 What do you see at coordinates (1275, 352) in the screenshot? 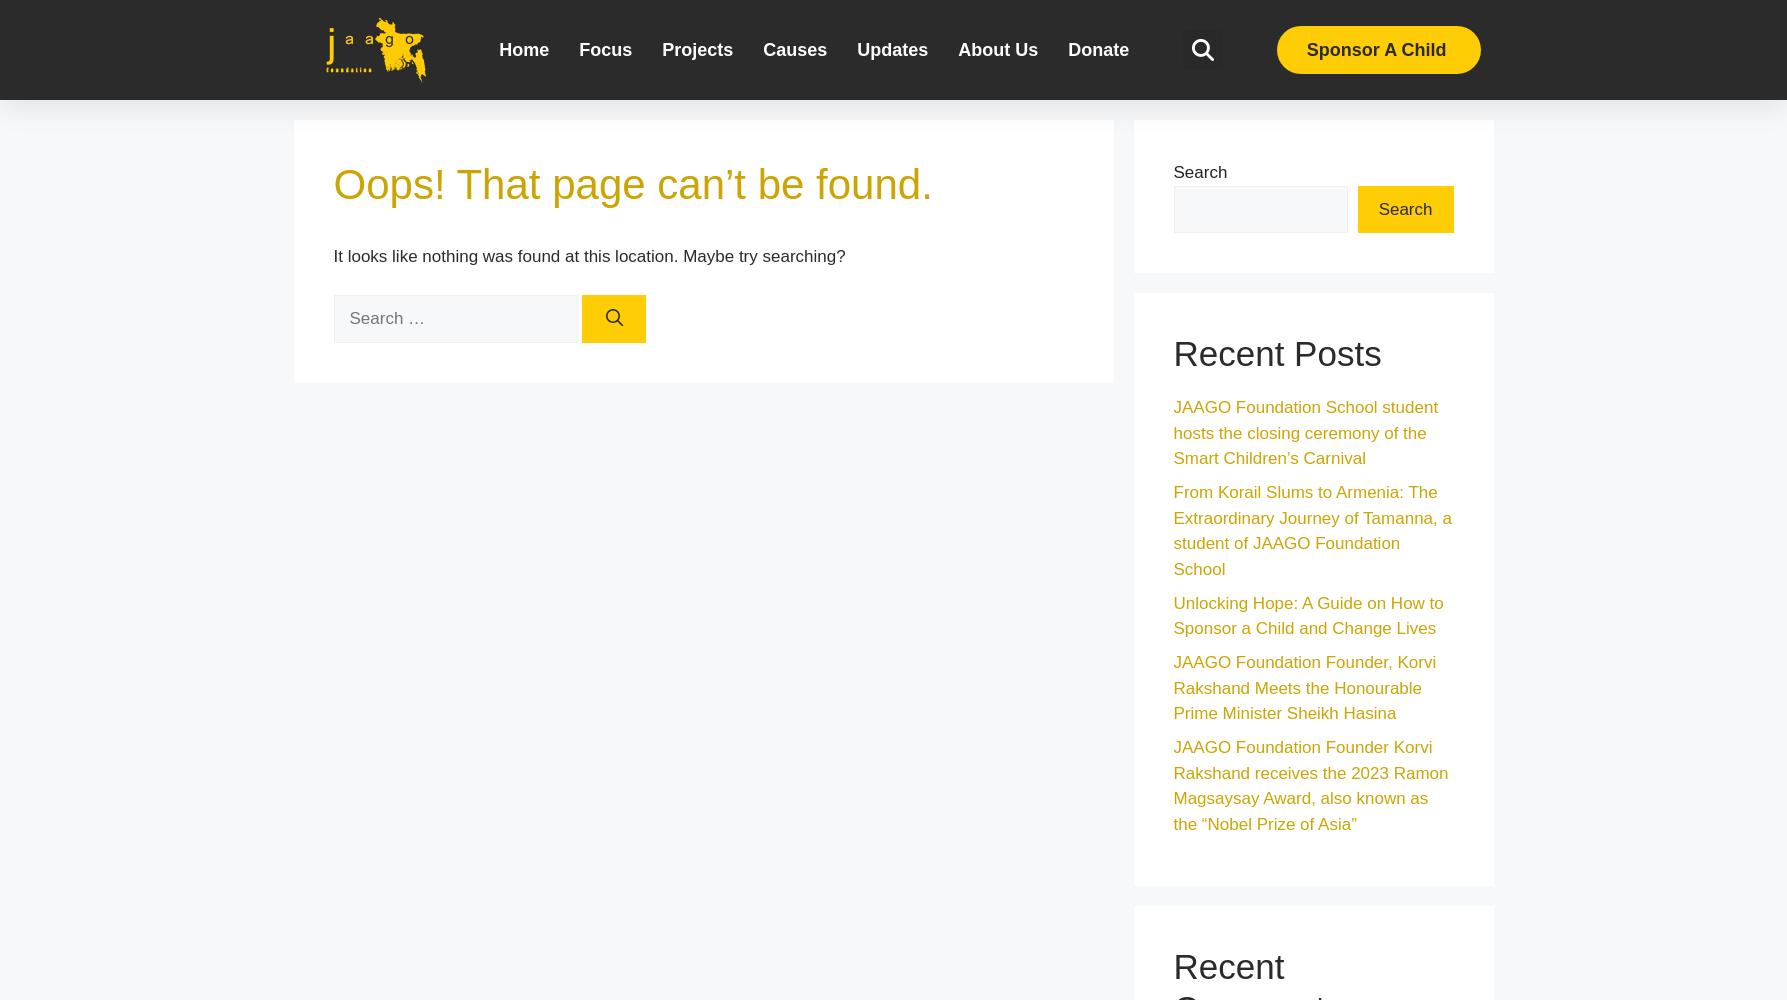
I see `'Recent Posts'` at bounding box center [1275, 352].